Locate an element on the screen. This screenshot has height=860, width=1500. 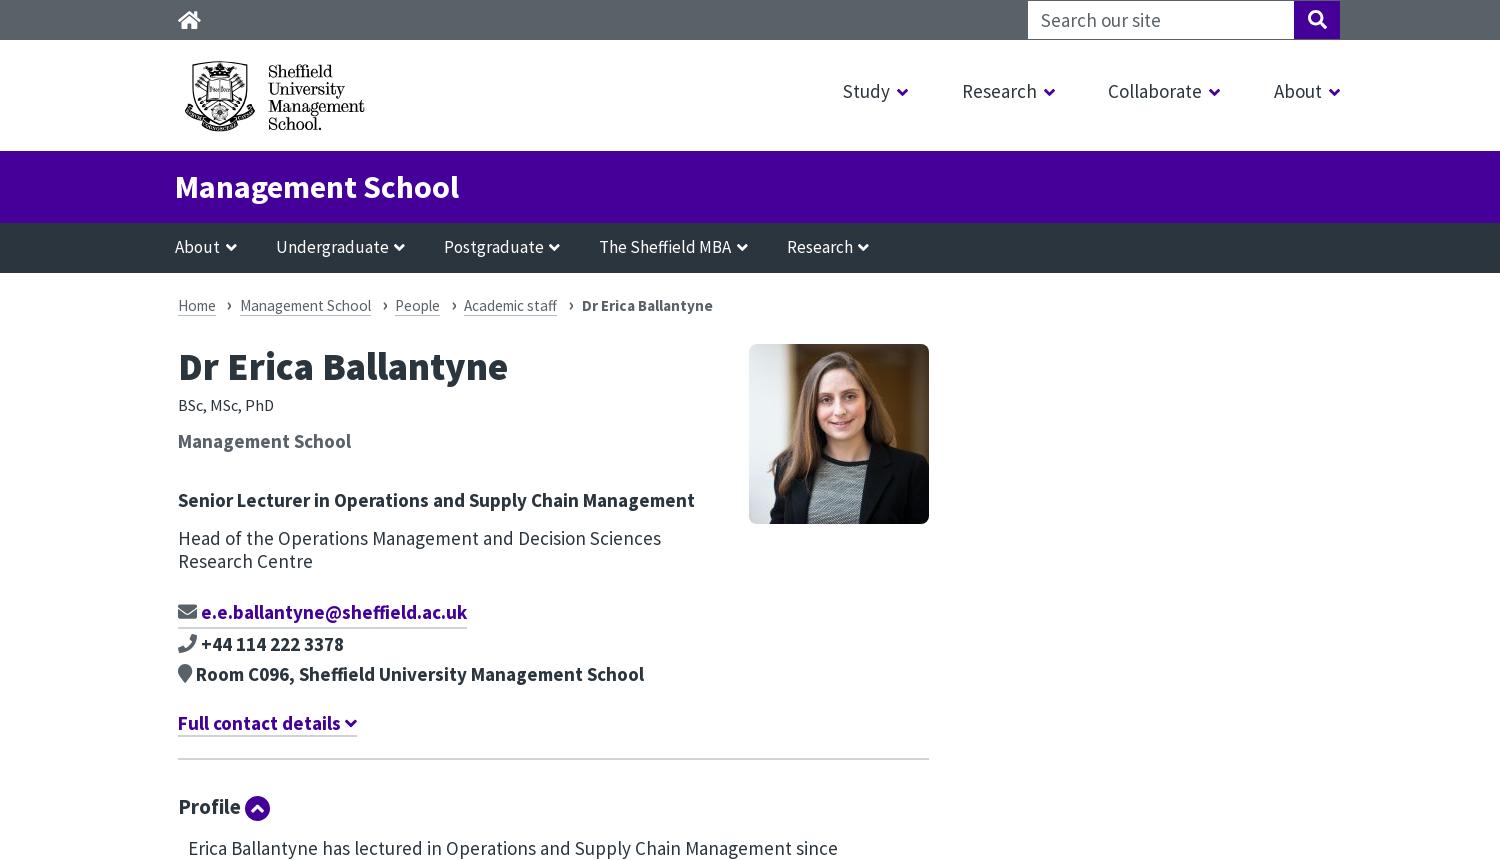
'People' is located at coordinates (417, 304).